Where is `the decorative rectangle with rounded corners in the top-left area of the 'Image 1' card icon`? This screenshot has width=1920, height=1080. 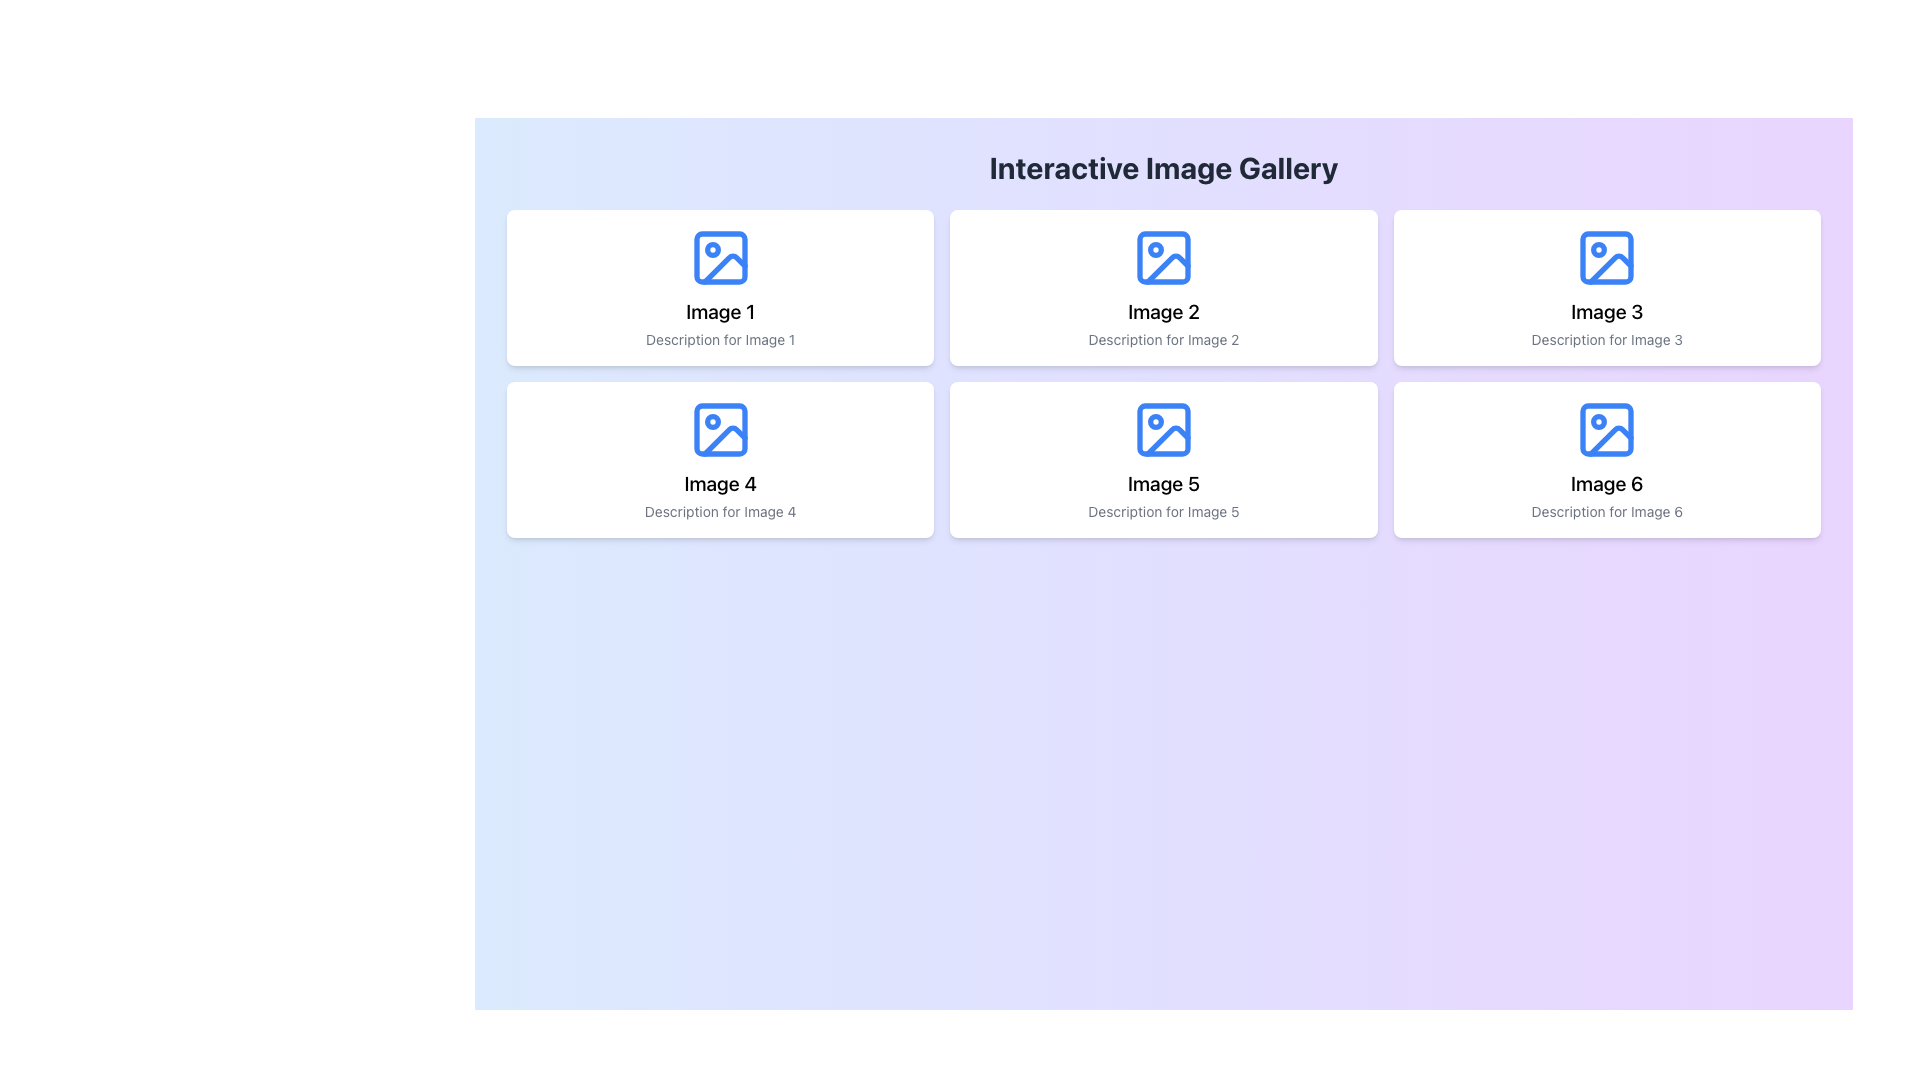 the decorative rectangle with rounded corners in the top-left area of the 'Image 1' card icon is located at coordinates (720, 257).